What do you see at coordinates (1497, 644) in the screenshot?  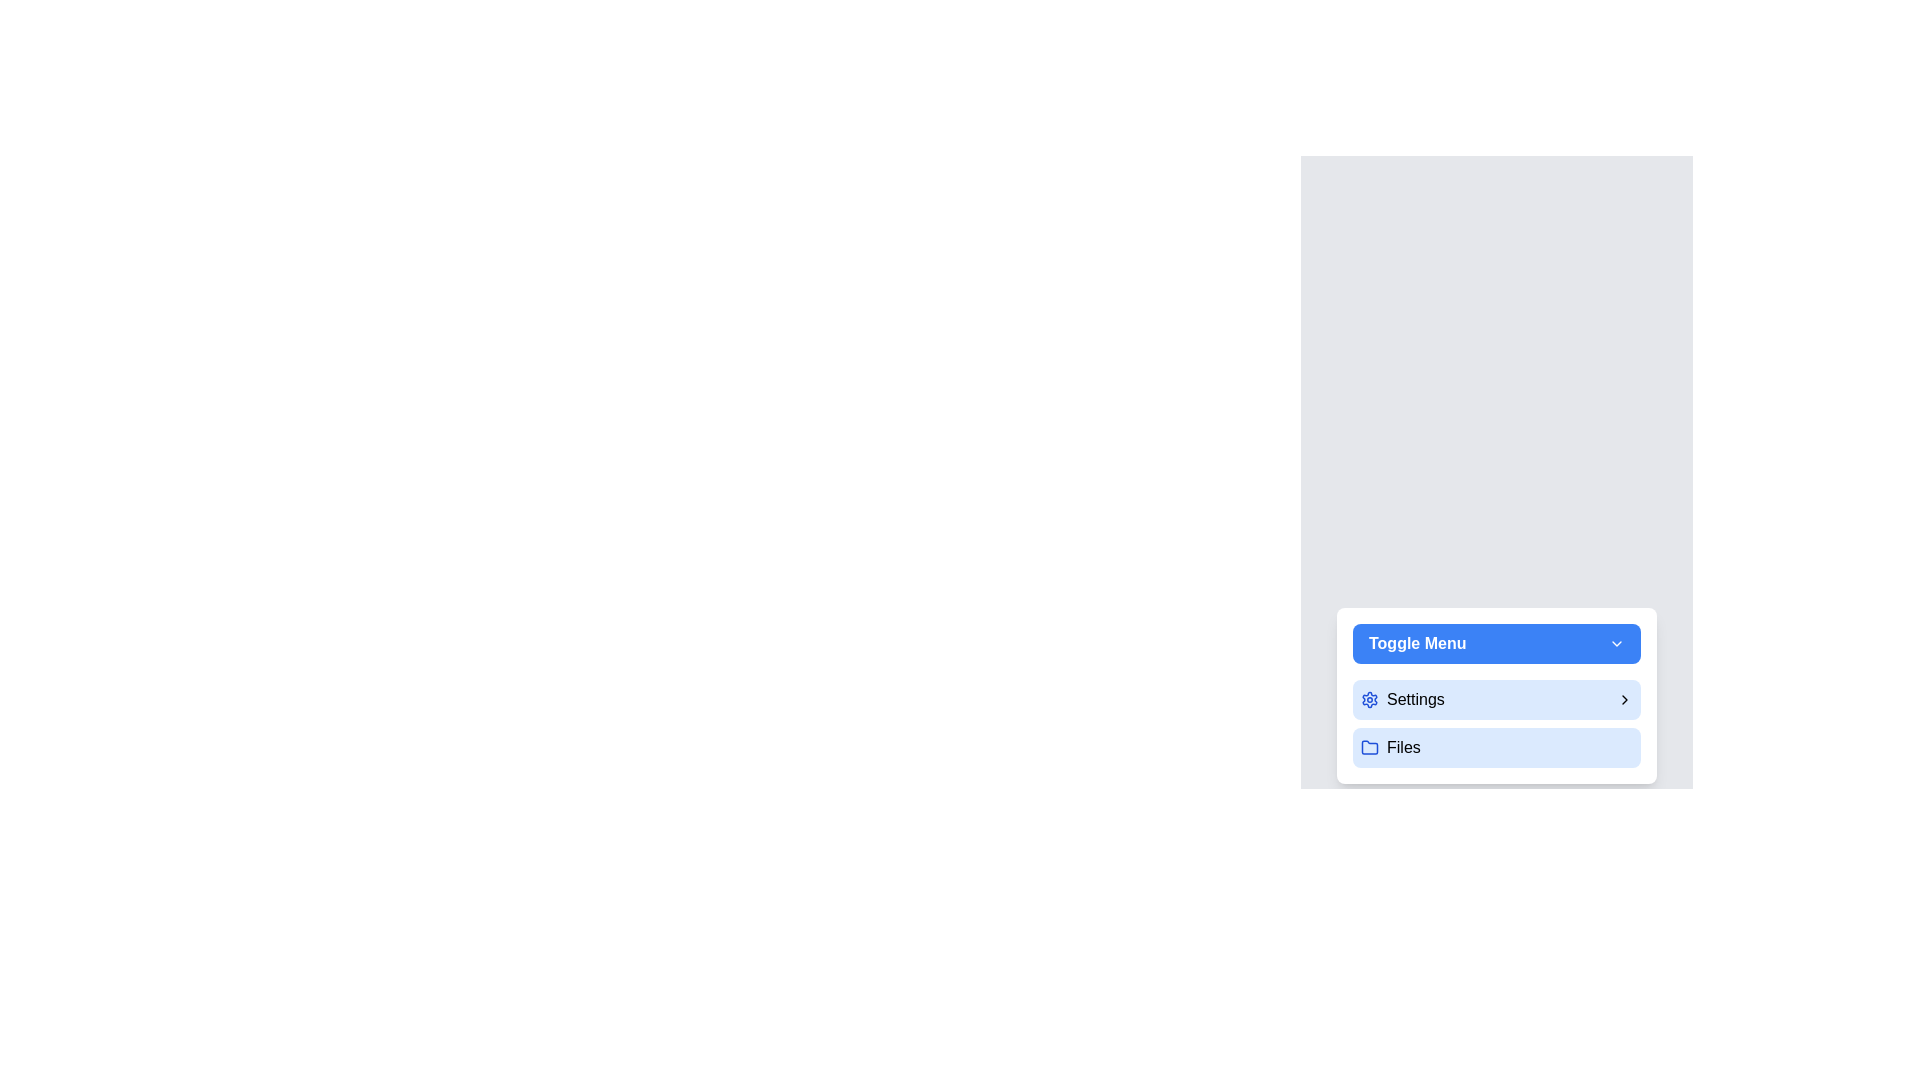 I see `the 'Toggle Menu' button to toggle the menu open or closed` at bounding box center [1497, 644].